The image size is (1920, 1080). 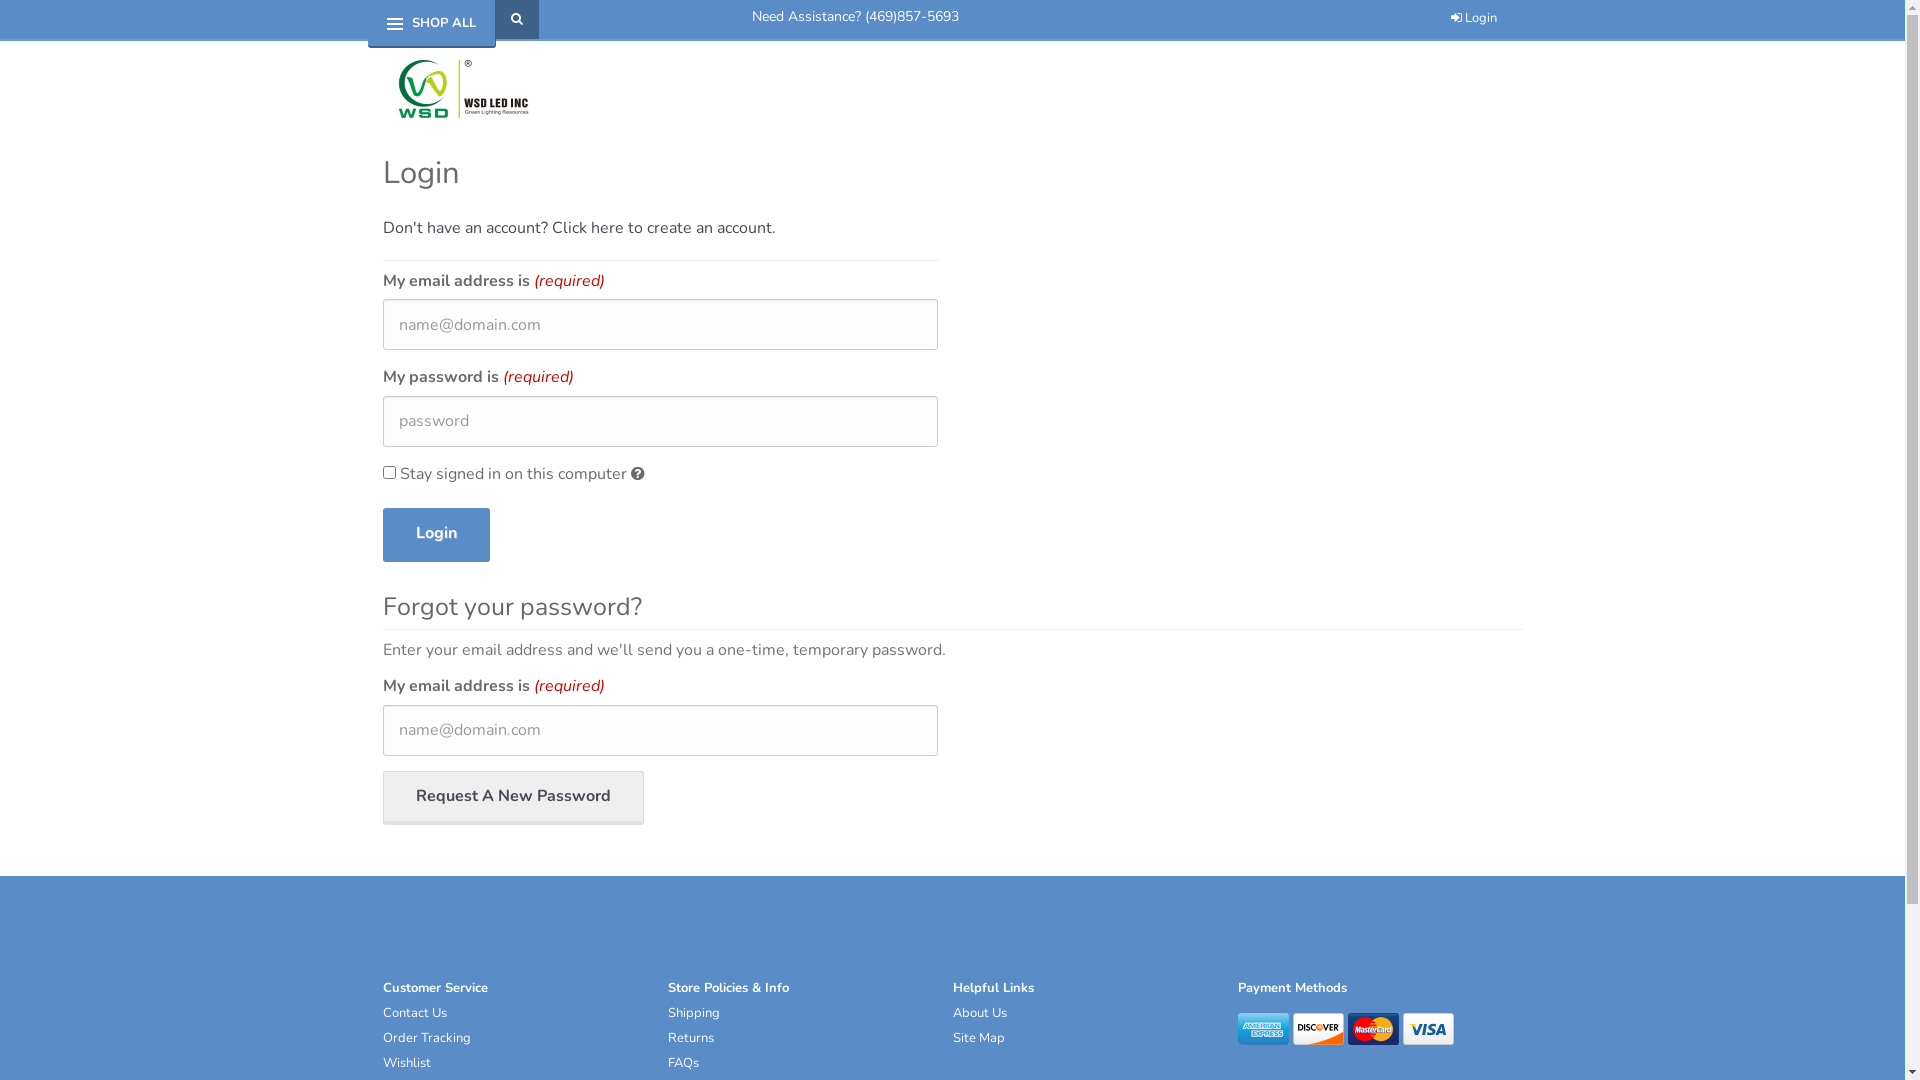 What do you see at coordinates (425, 1036) in the screenshot?
I see `'Order Tracking'` at bounding box center [425, 1036].